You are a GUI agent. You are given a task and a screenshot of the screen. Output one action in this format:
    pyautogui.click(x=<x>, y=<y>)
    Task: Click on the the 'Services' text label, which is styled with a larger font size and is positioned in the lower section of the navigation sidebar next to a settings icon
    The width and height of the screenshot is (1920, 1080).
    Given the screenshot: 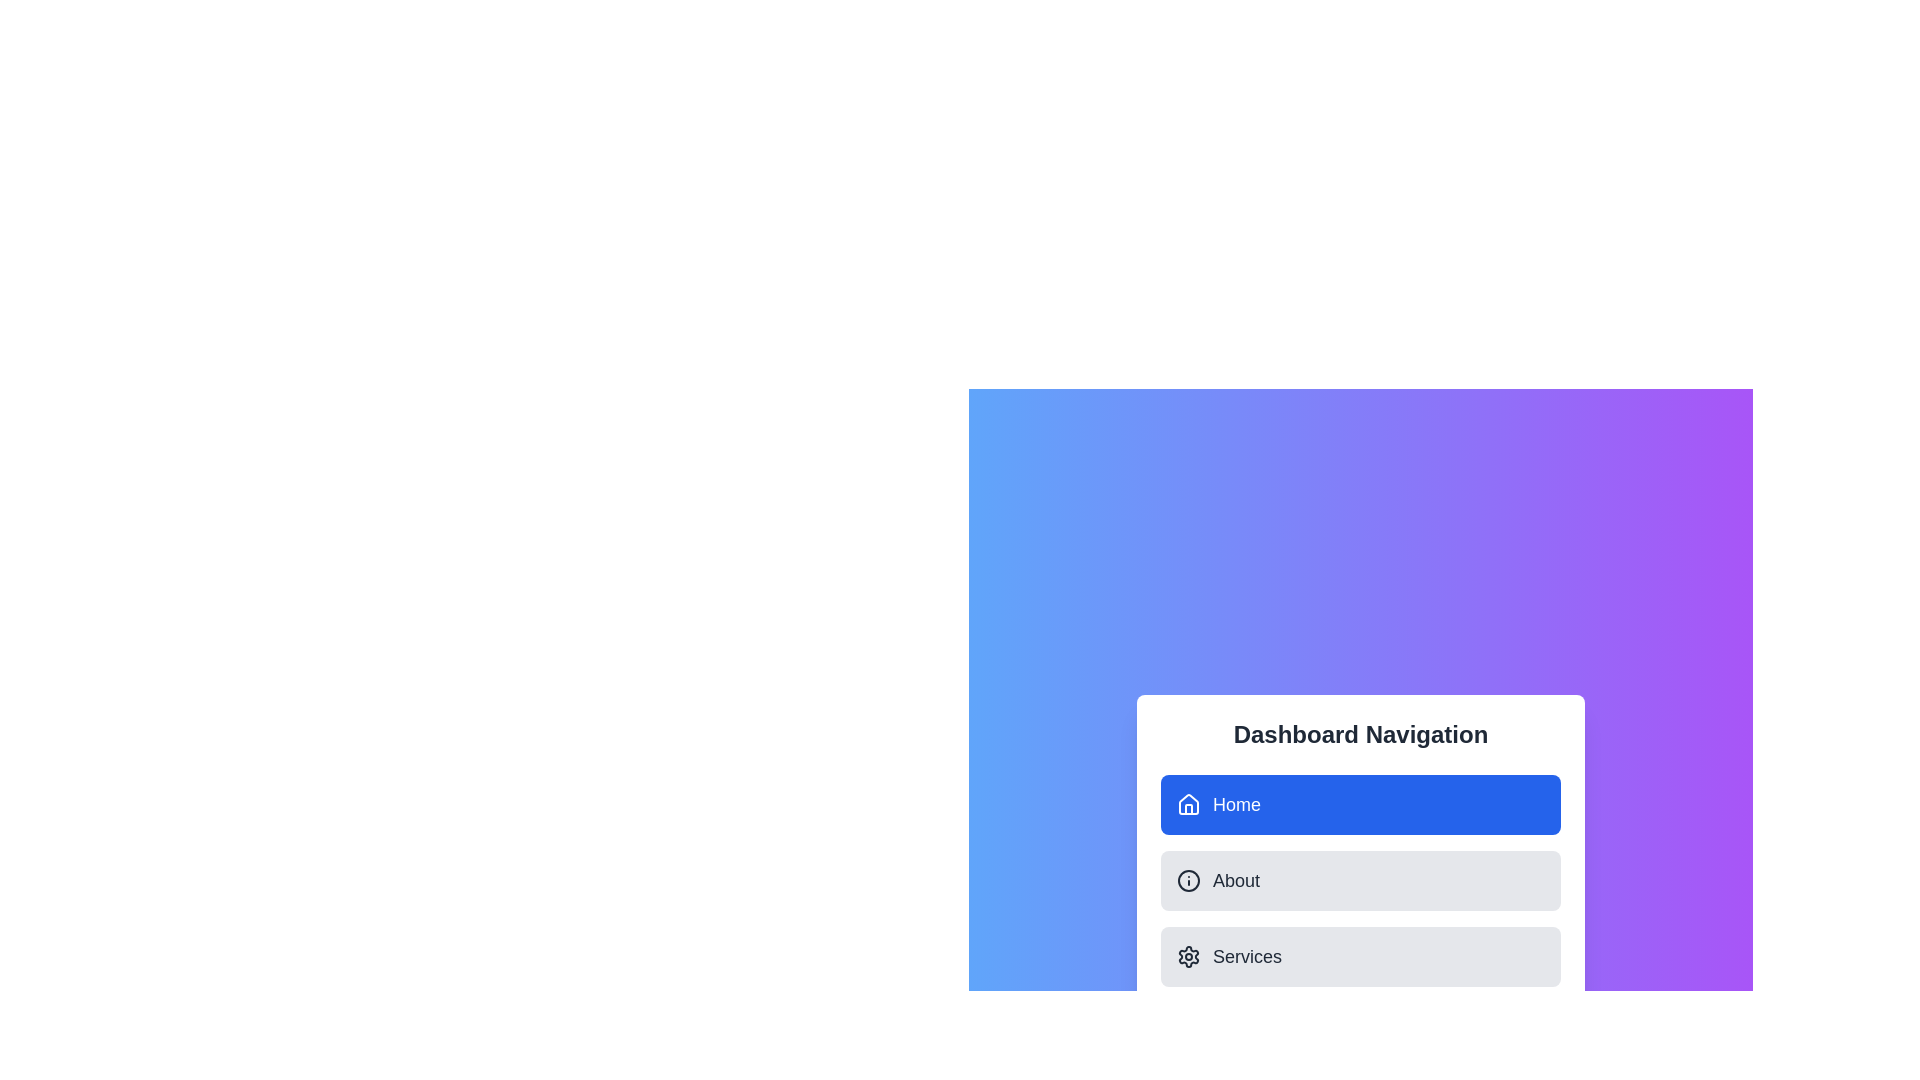 What is the action you would take?
    pyautogui.click(x=1246, y=955)
    